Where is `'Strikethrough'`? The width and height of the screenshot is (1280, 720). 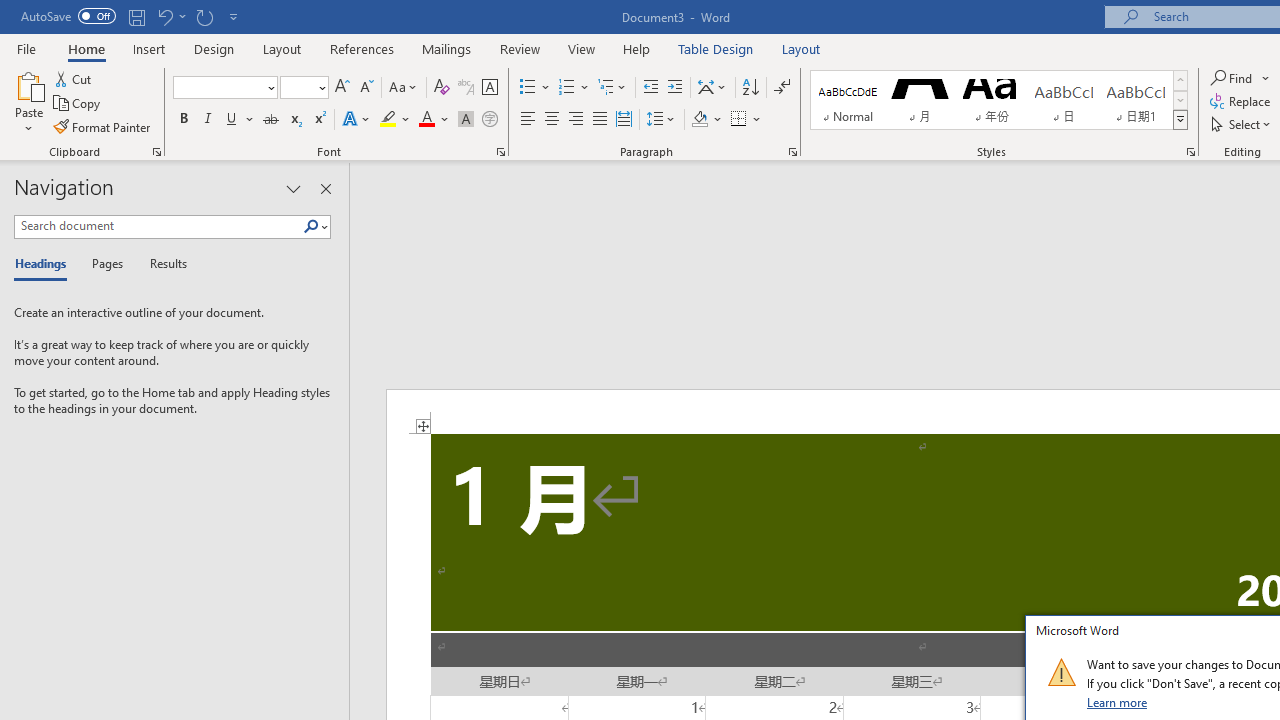 'Strikethrough' is located at coordinates (269, 119).